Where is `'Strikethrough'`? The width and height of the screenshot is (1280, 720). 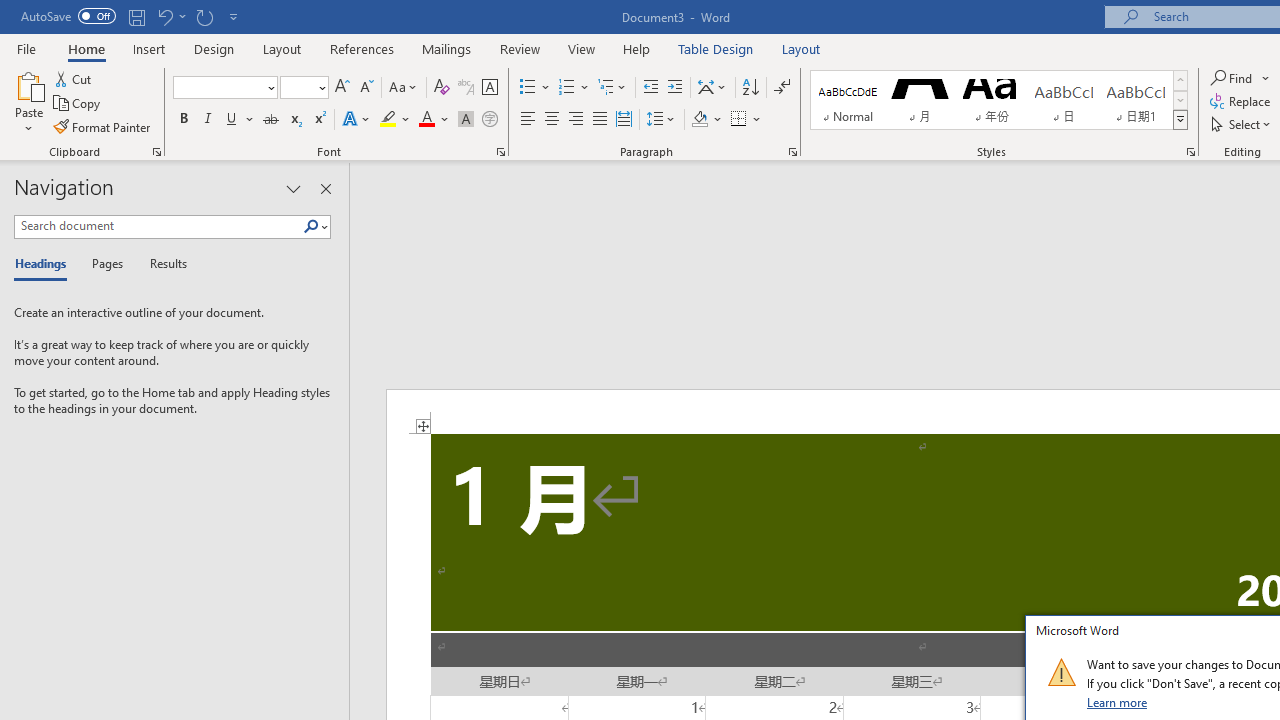 'Strikethrough' is located at coordinates (269, 119).